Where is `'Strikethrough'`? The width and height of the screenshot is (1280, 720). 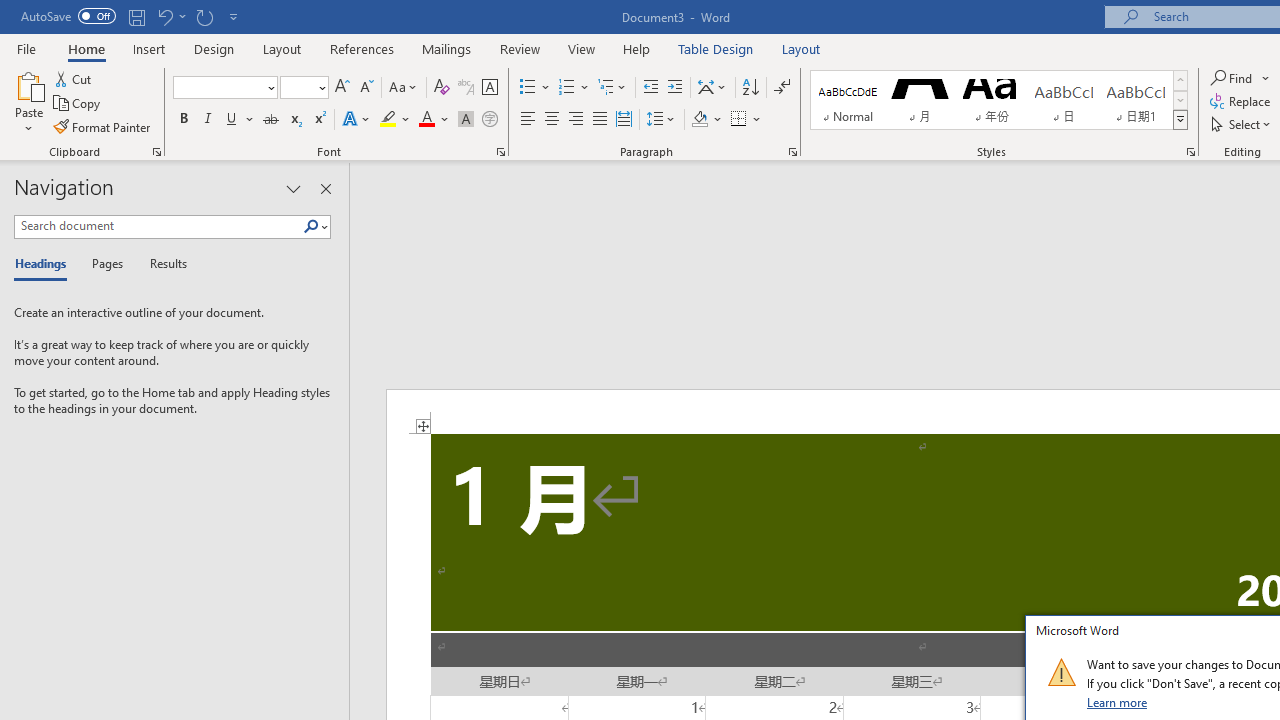 'Strikethrough' is located at coordinates (269, 119).